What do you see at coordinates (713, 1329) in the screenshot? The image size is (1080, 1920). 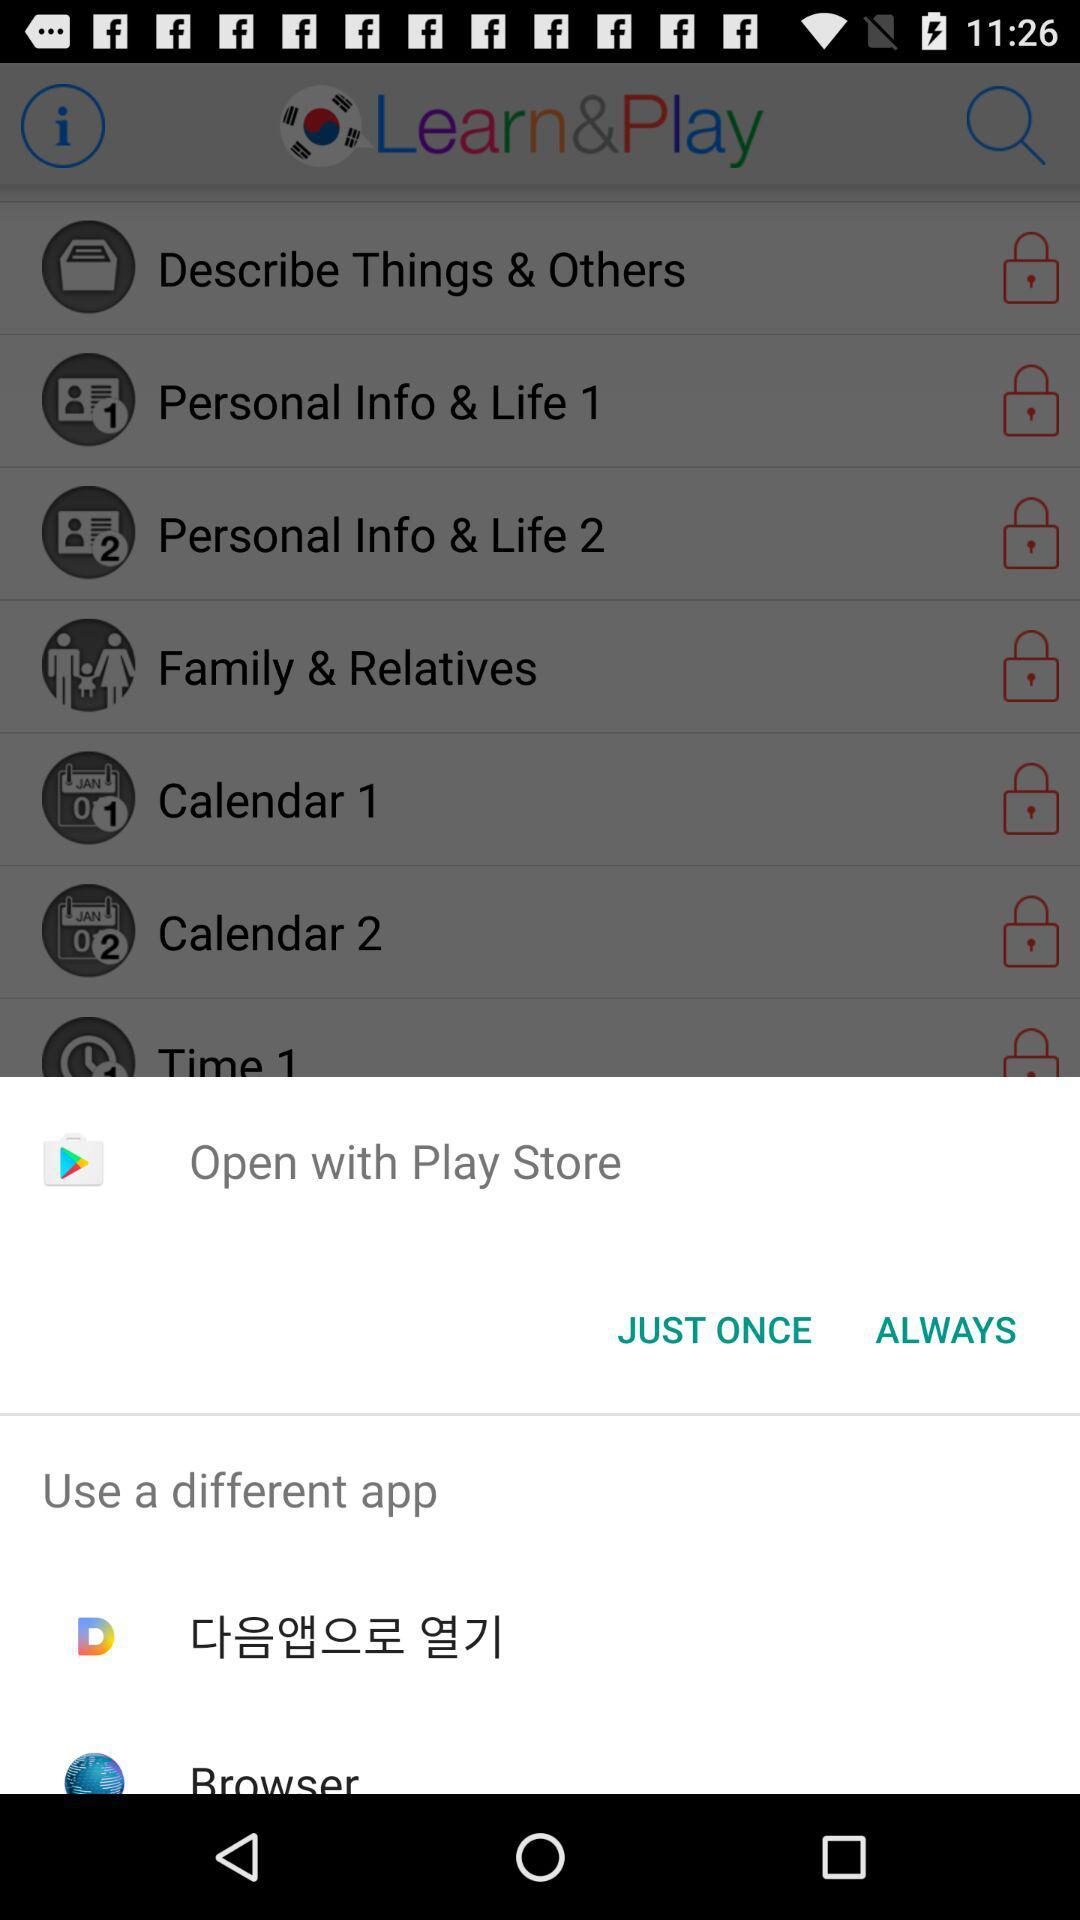 I see `the item below open with play` at bounding box center [713, 1329].